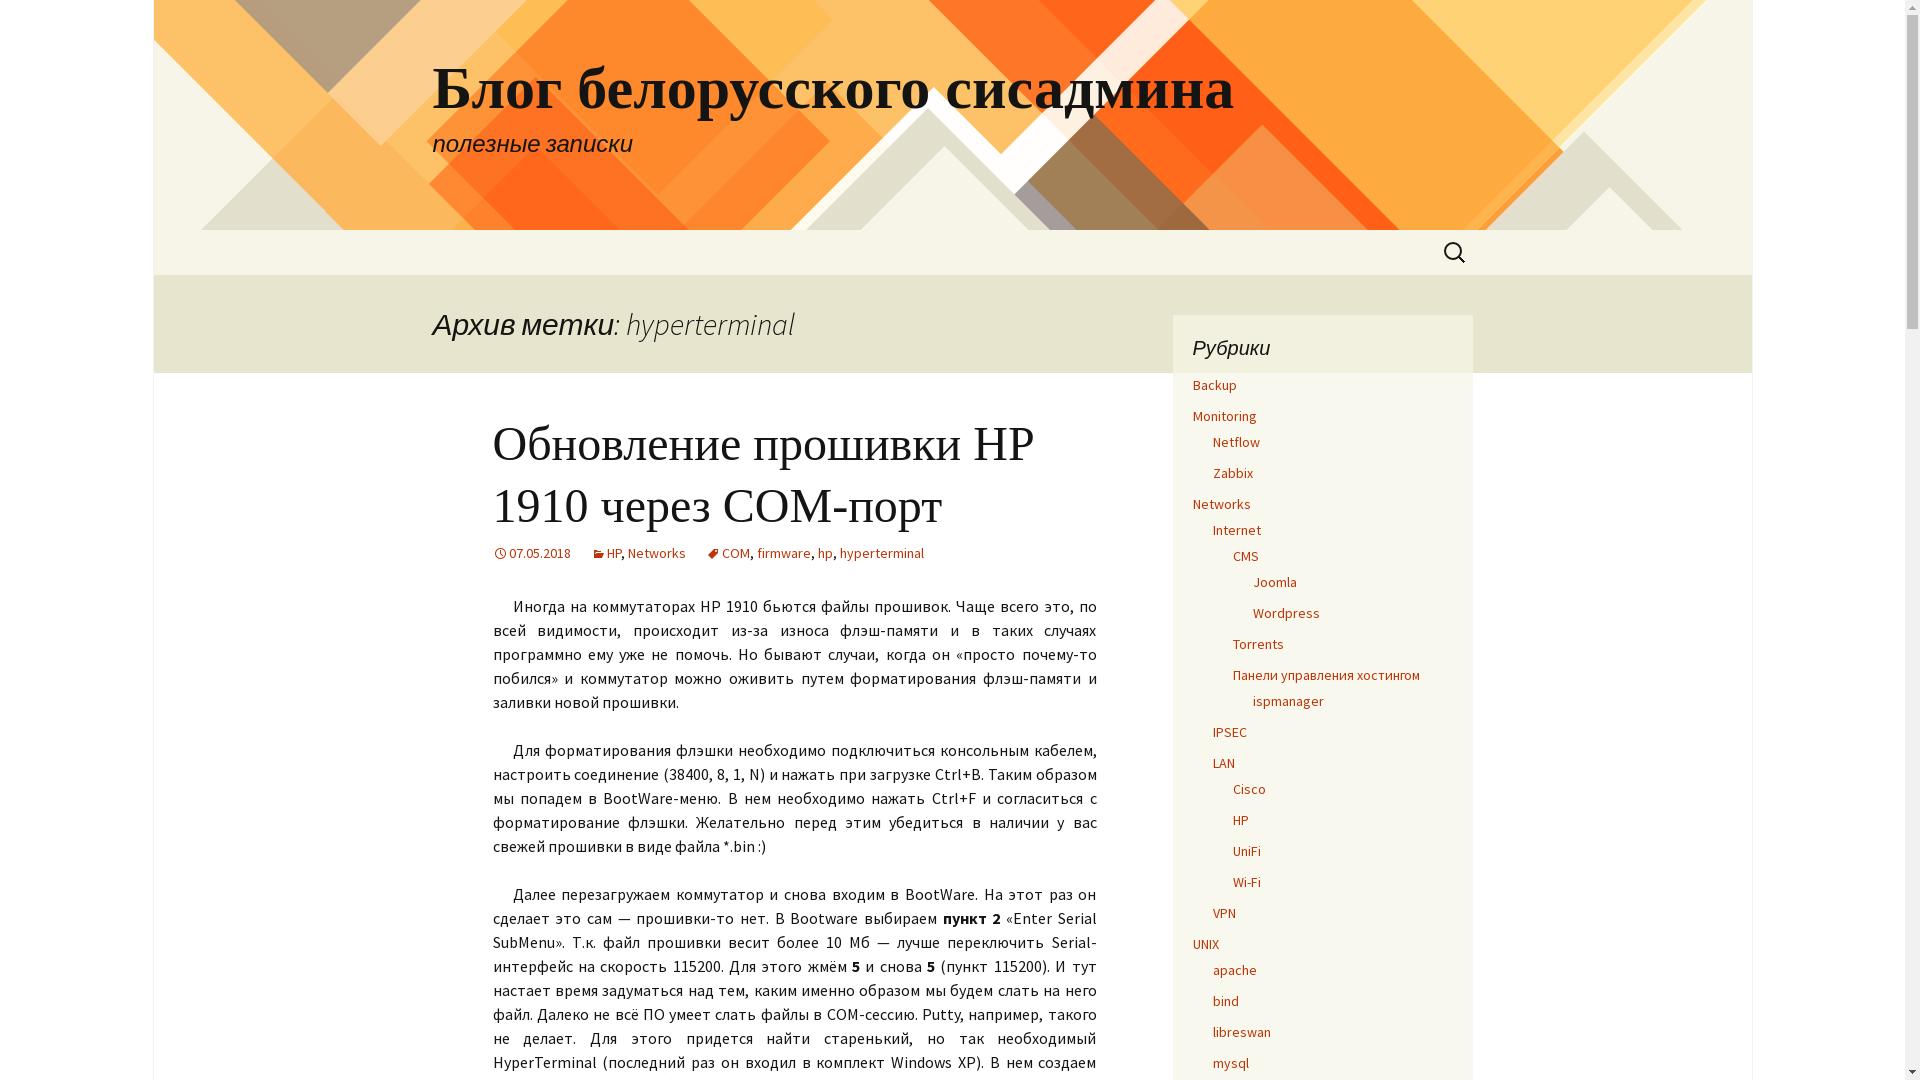 The width and height of the screenshot is (1920, 1080). I want to click on 'HP', so click(603, 552).